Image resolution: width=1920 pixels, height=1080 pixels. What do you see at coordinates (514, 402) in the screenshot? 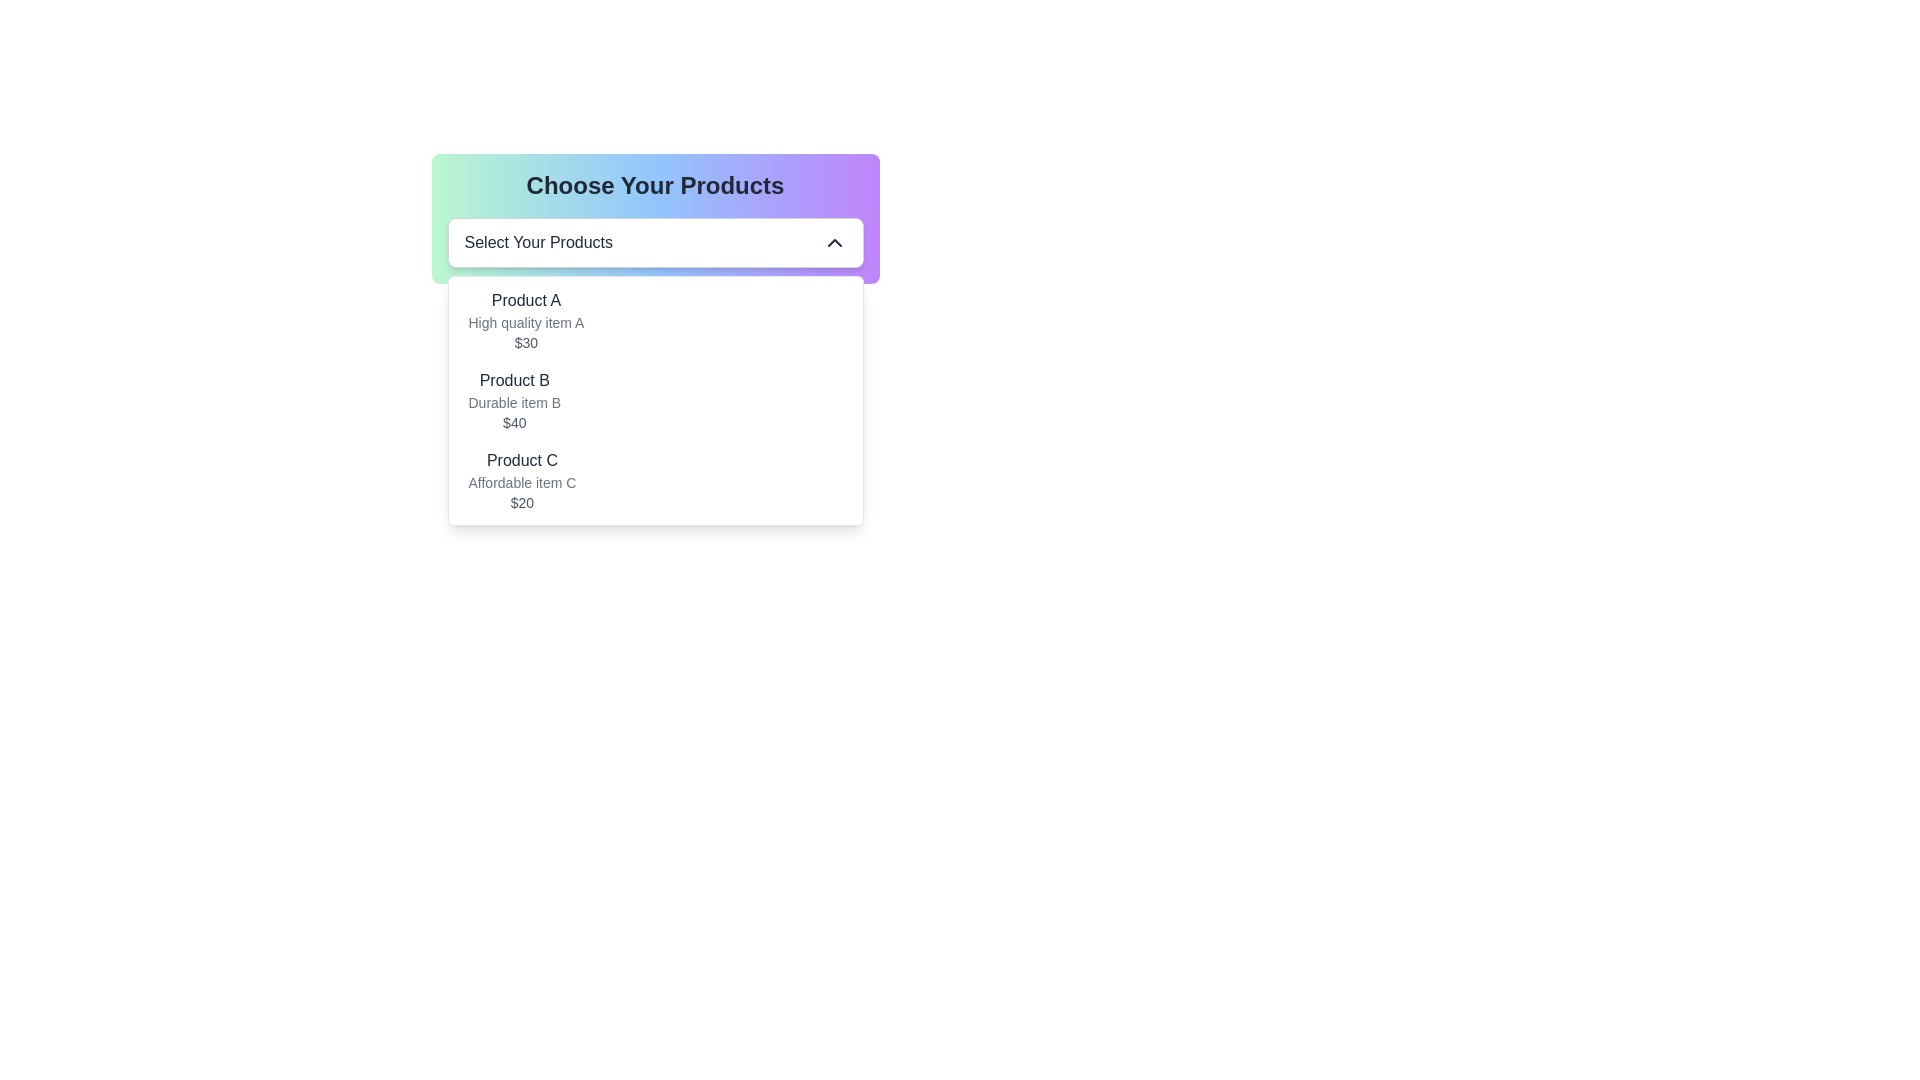
I see `the non-interactive text label that provides additional information about 'Product B', positioned between the title and price in the dropdown list` at bounding box center [514, 402].